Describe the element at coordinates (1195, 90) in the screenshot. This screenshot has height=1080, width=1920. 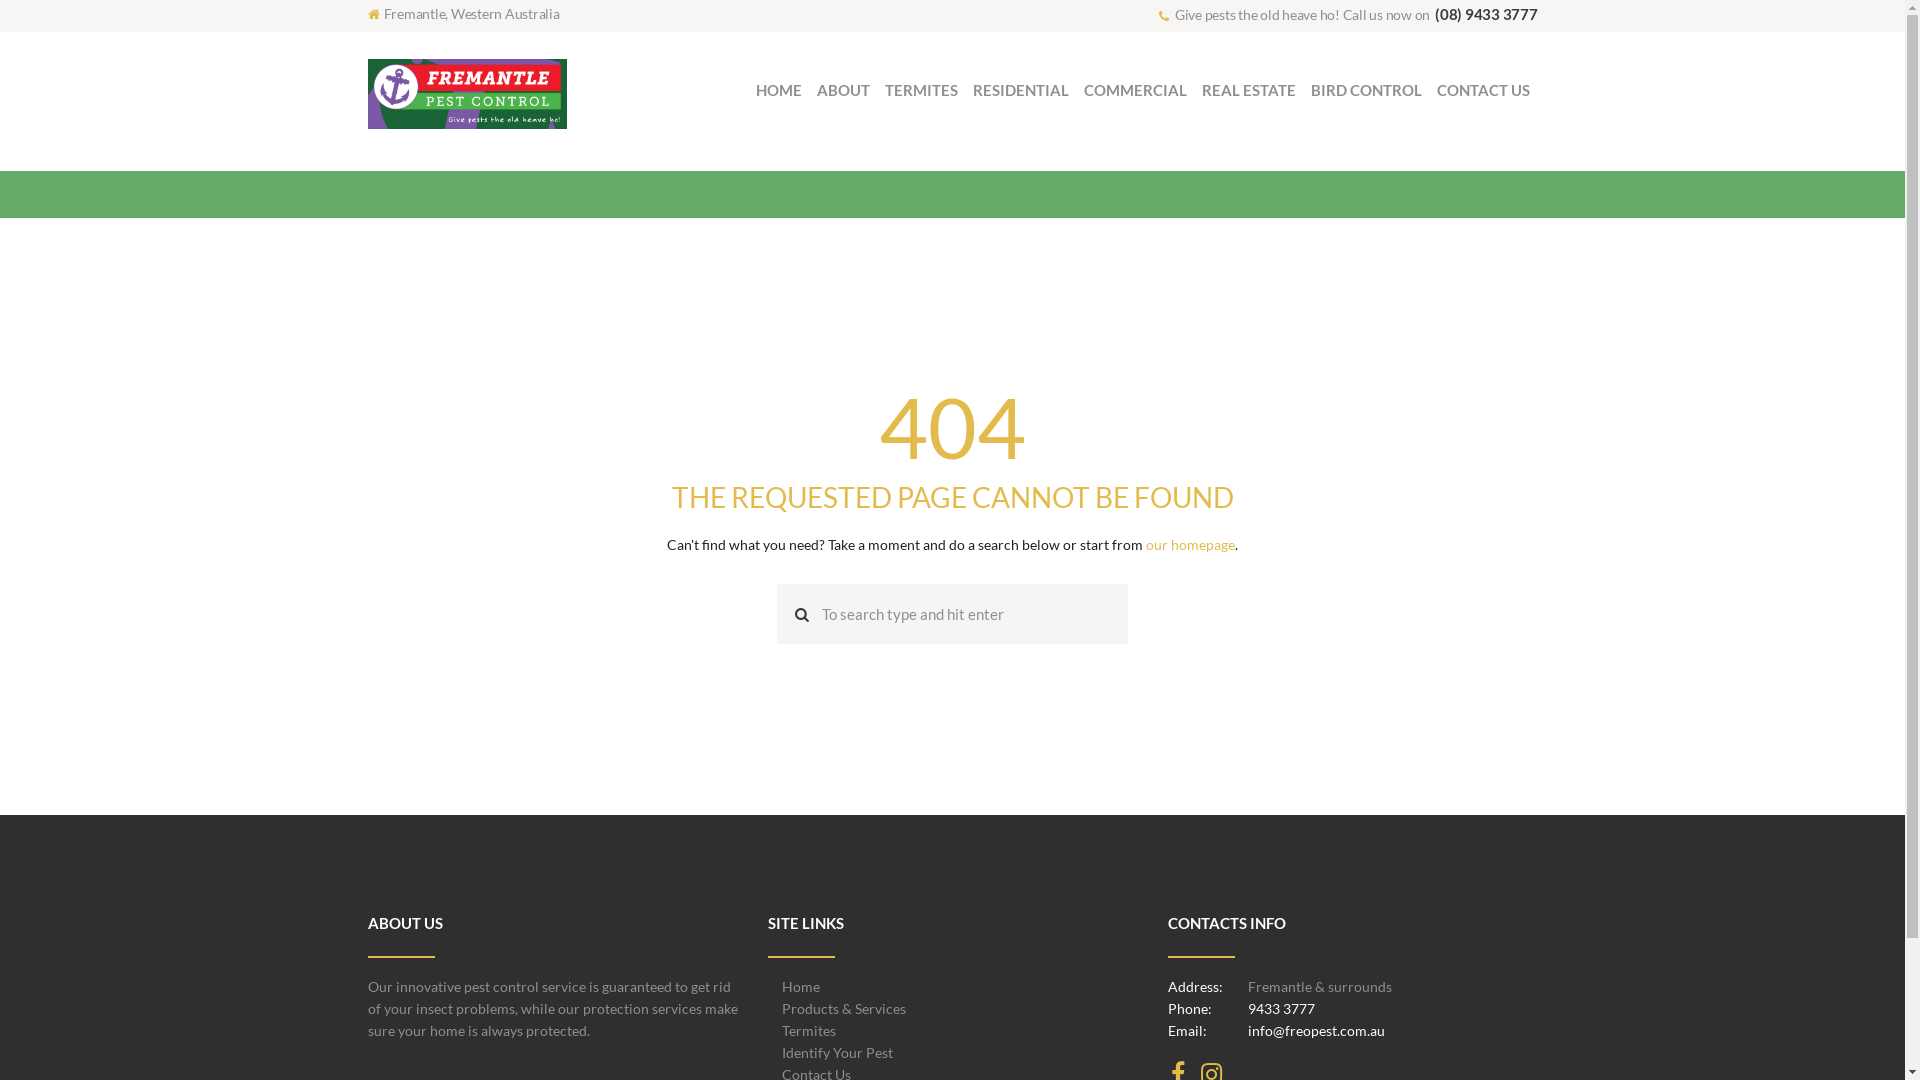
I see `'REAL ESTATE'` at that location.